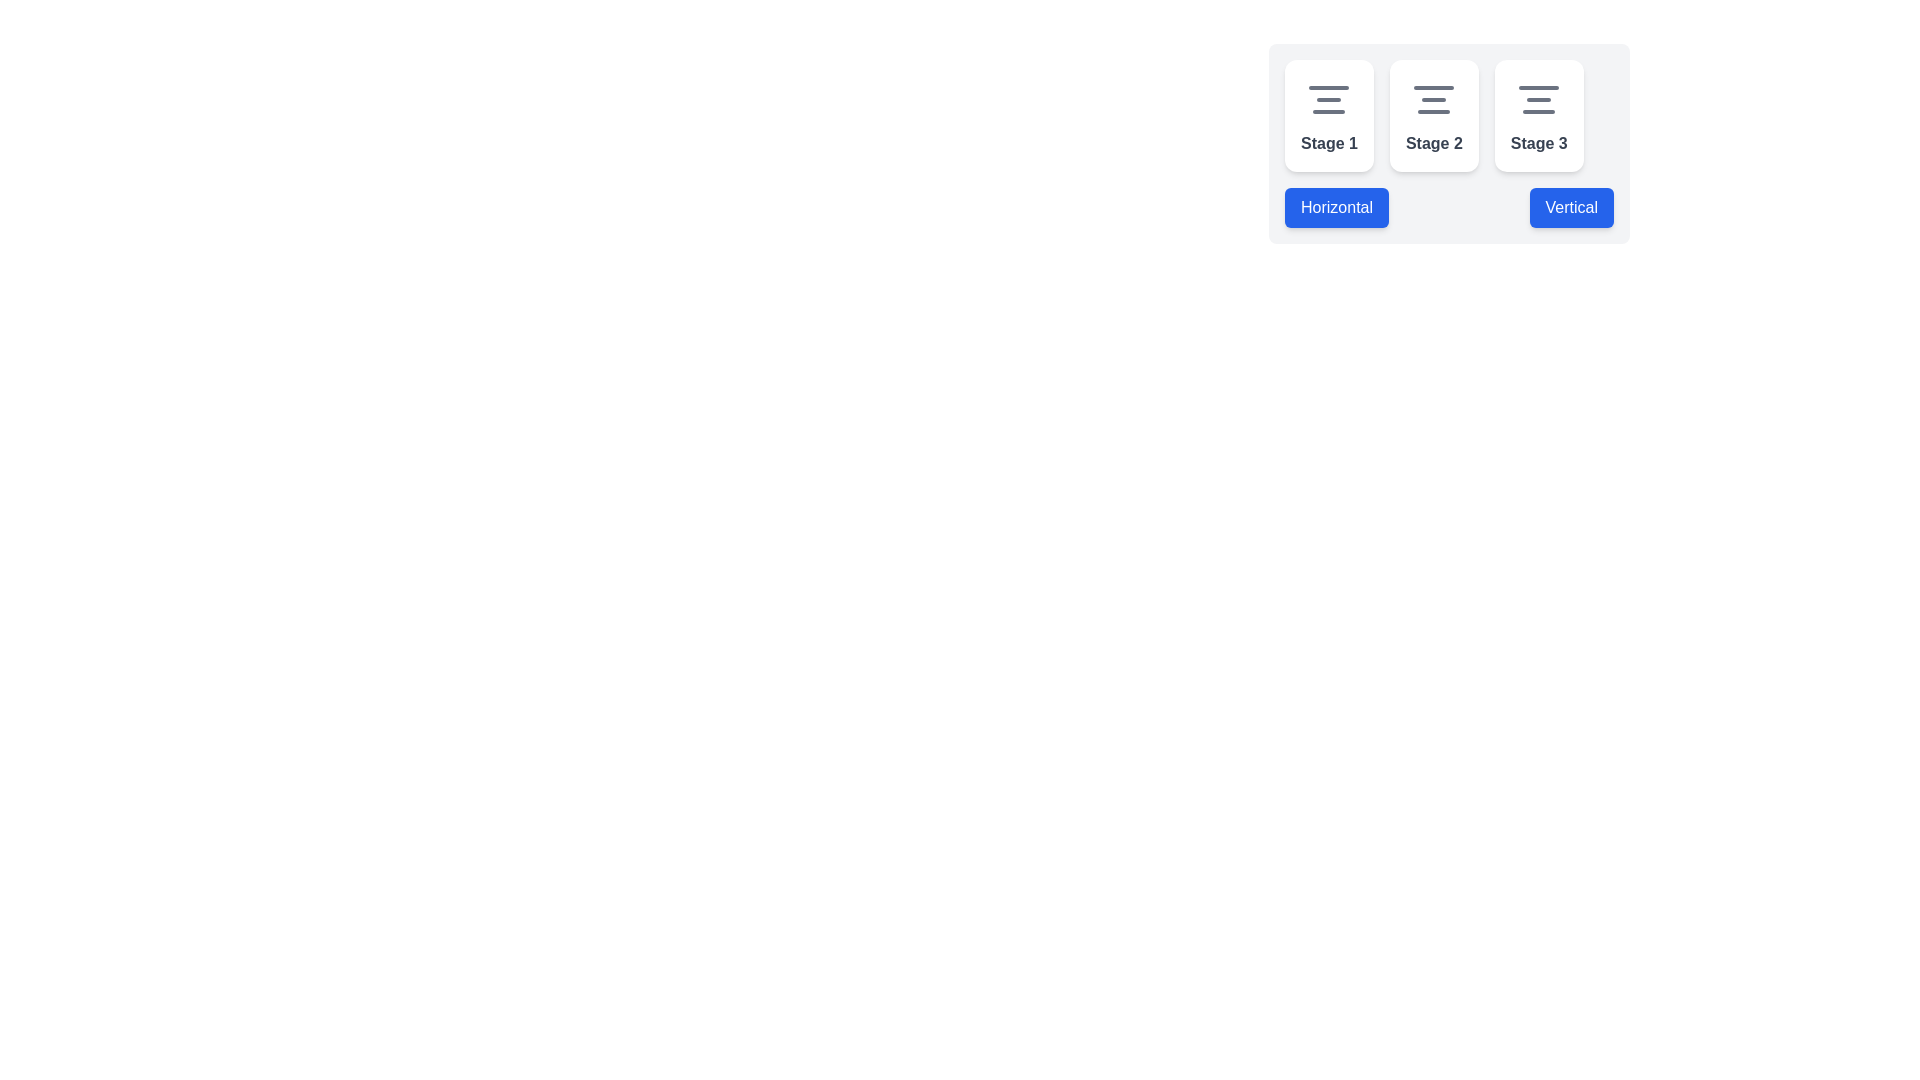 The width and height of the screenshot is (1920, 1080). What do you see at coordinates (1337, 208) in the screenshot?
I see `the 'Horizontal' layout button located at the bottom left of the group containing 'Stage 1,' 'Stage 2,' and 'Stage 3,'` at bounding box center [1337, 208].